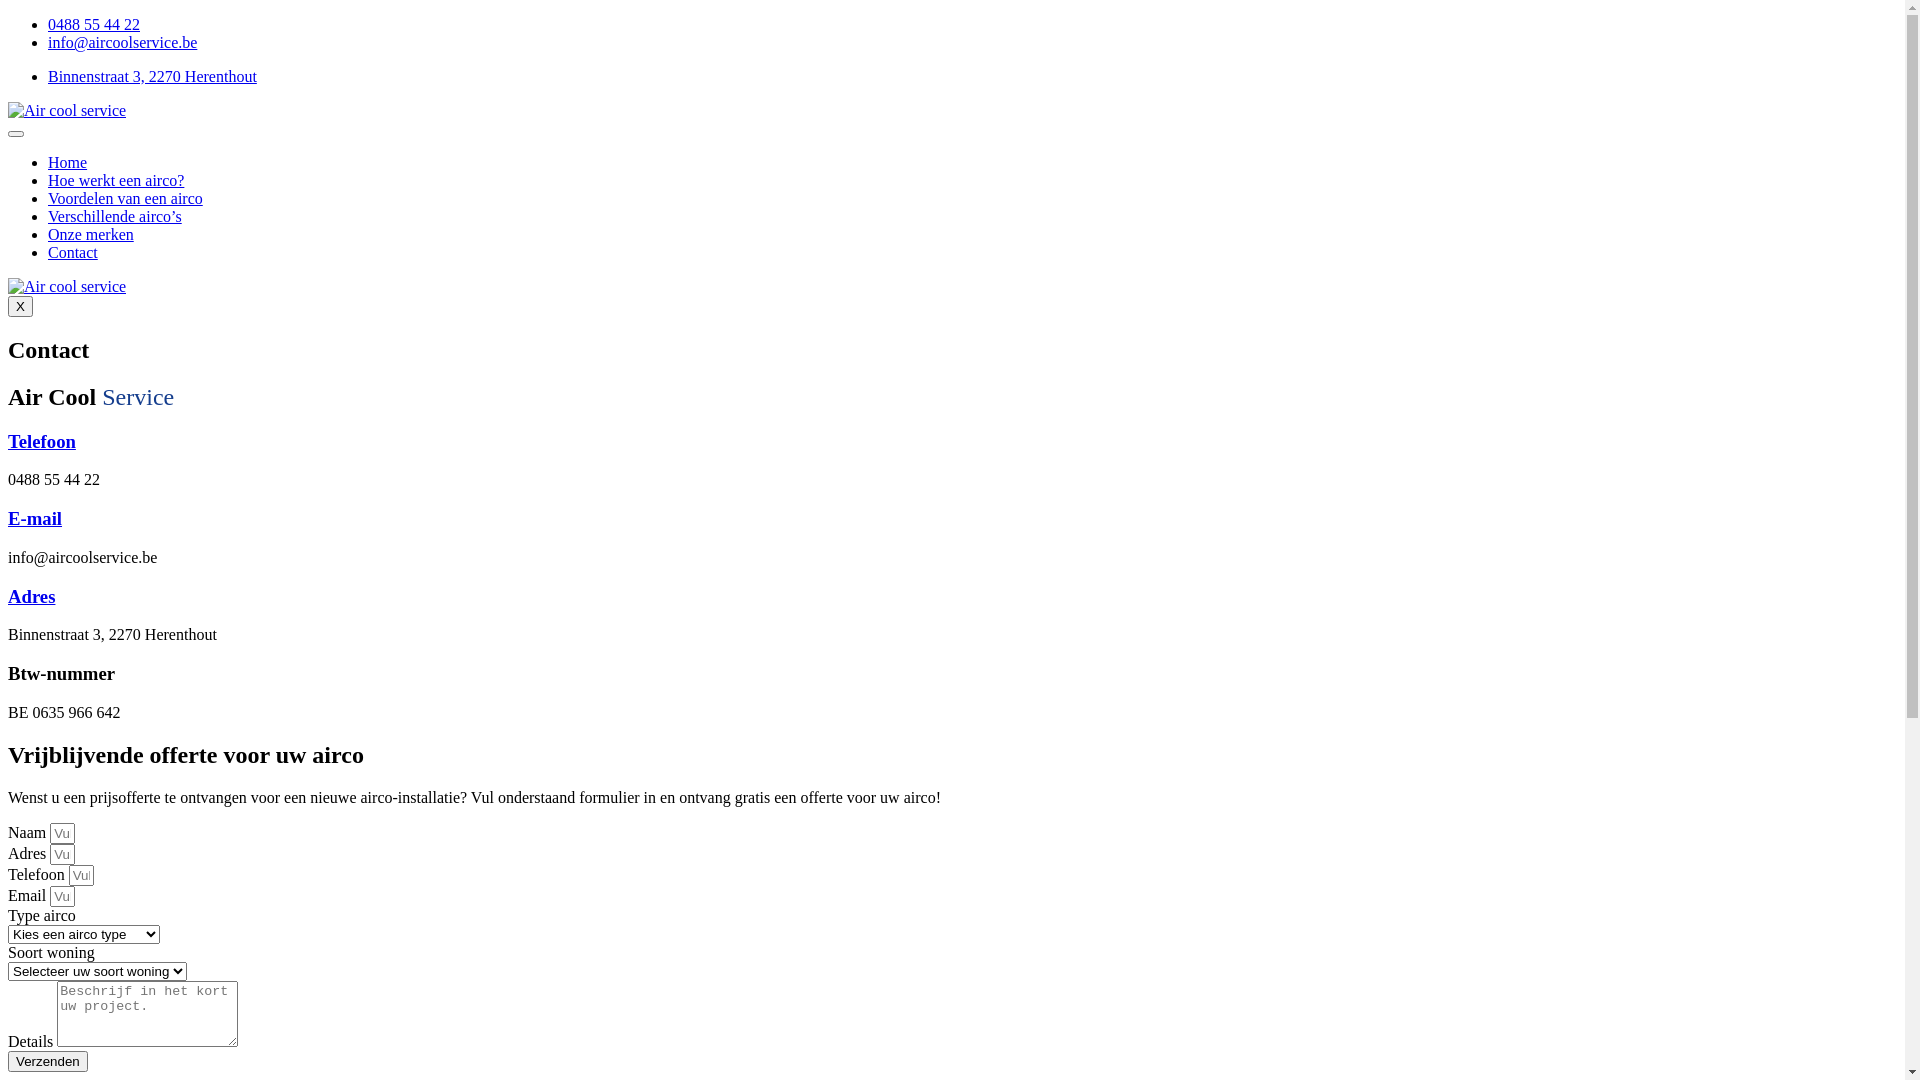 The image size is (1920, 1080). I want to click on 'Hoe werkt een airco?', so click(114, 180).